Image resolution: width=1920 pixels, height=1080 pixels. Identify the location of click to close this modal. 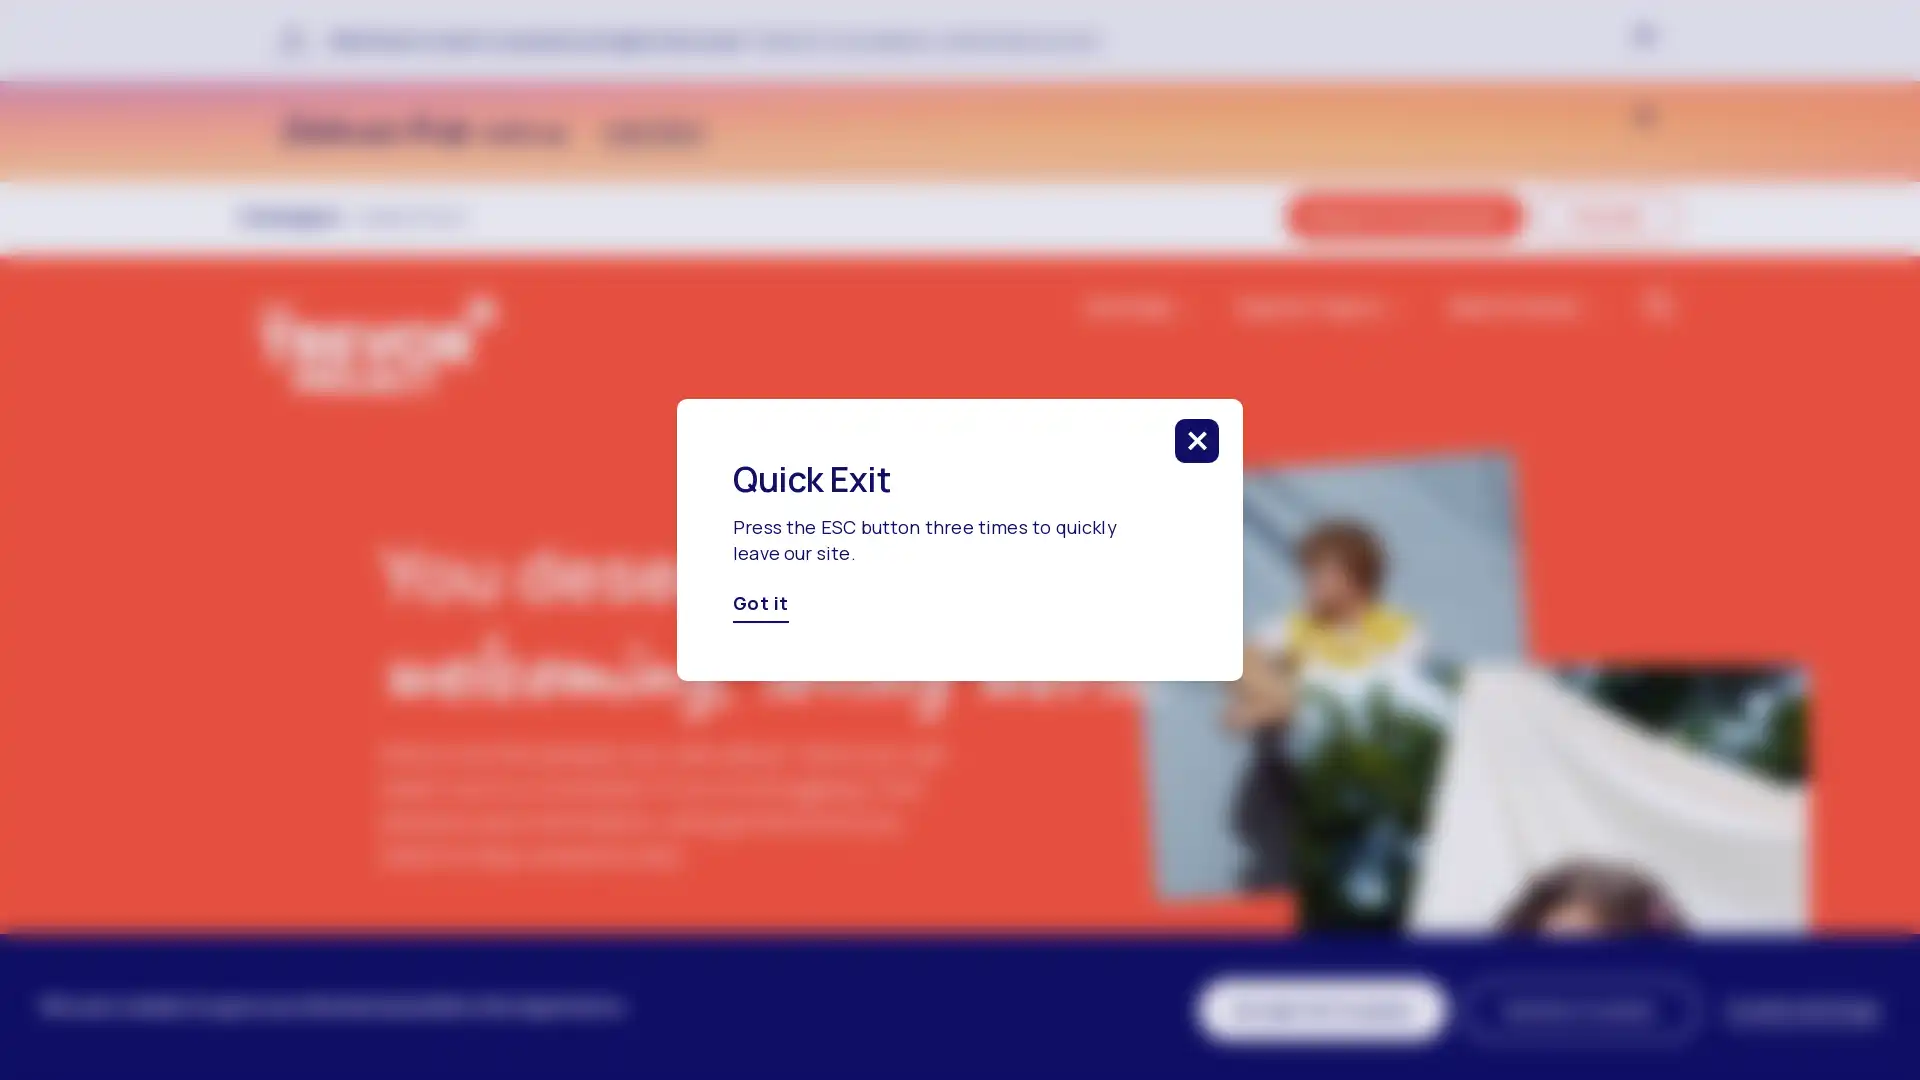
(1196, 439).